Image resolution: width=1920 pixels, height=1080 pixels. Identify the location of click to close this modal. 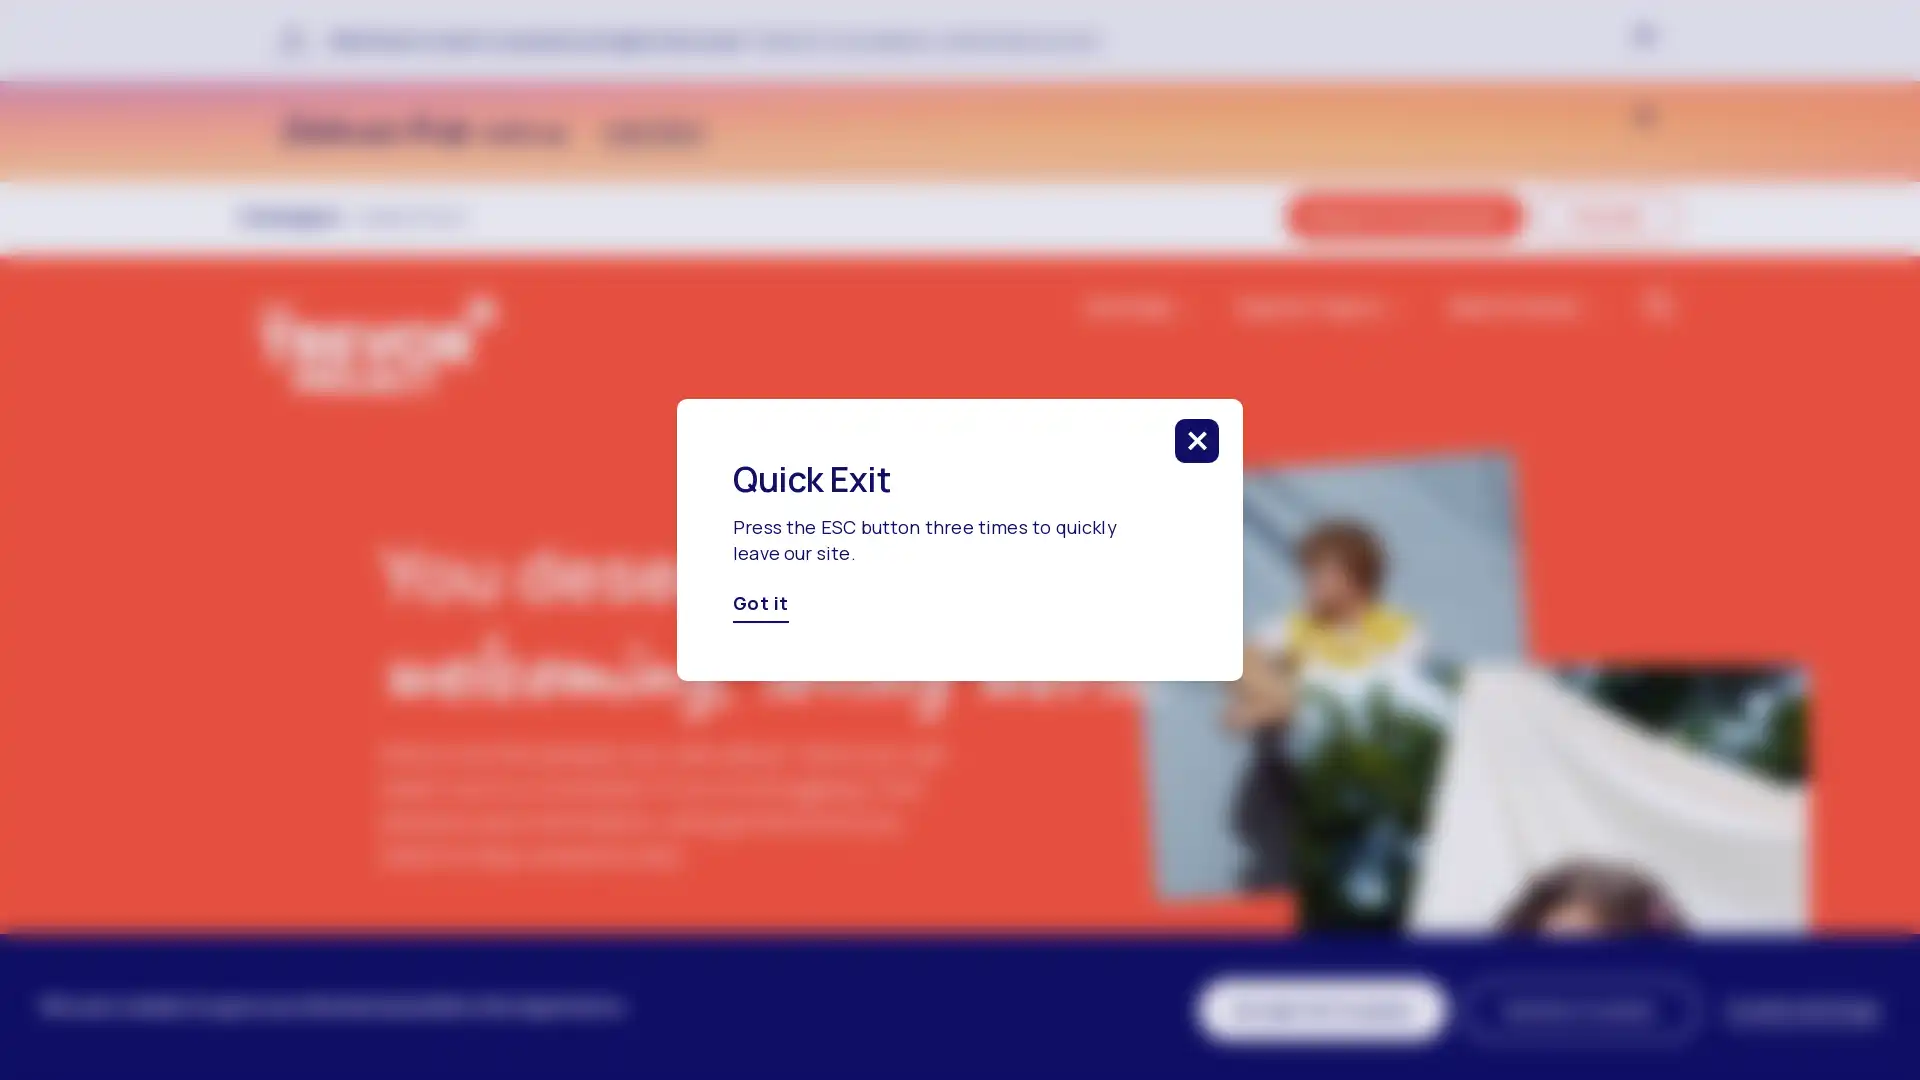
(1196, 439).